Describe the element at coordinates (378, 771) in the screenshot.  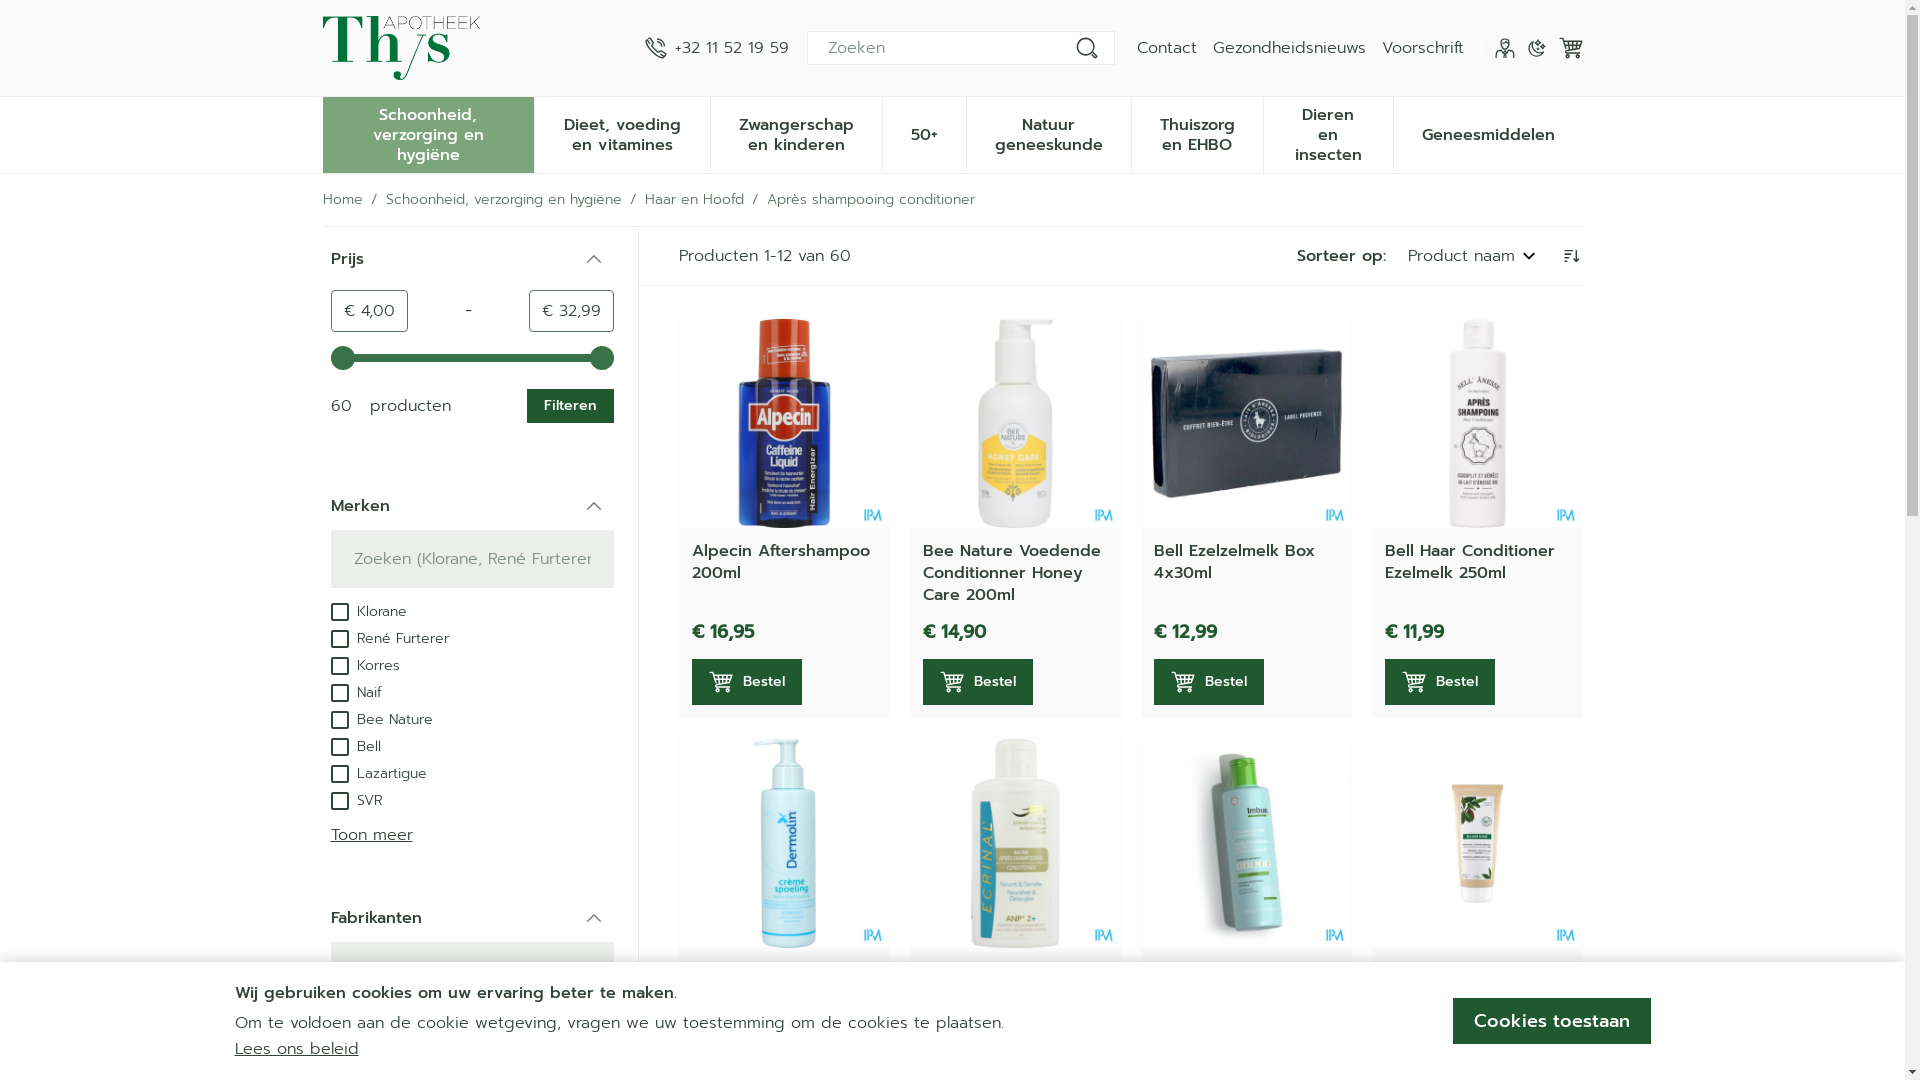
I see `'Lazartigue'` at that location.